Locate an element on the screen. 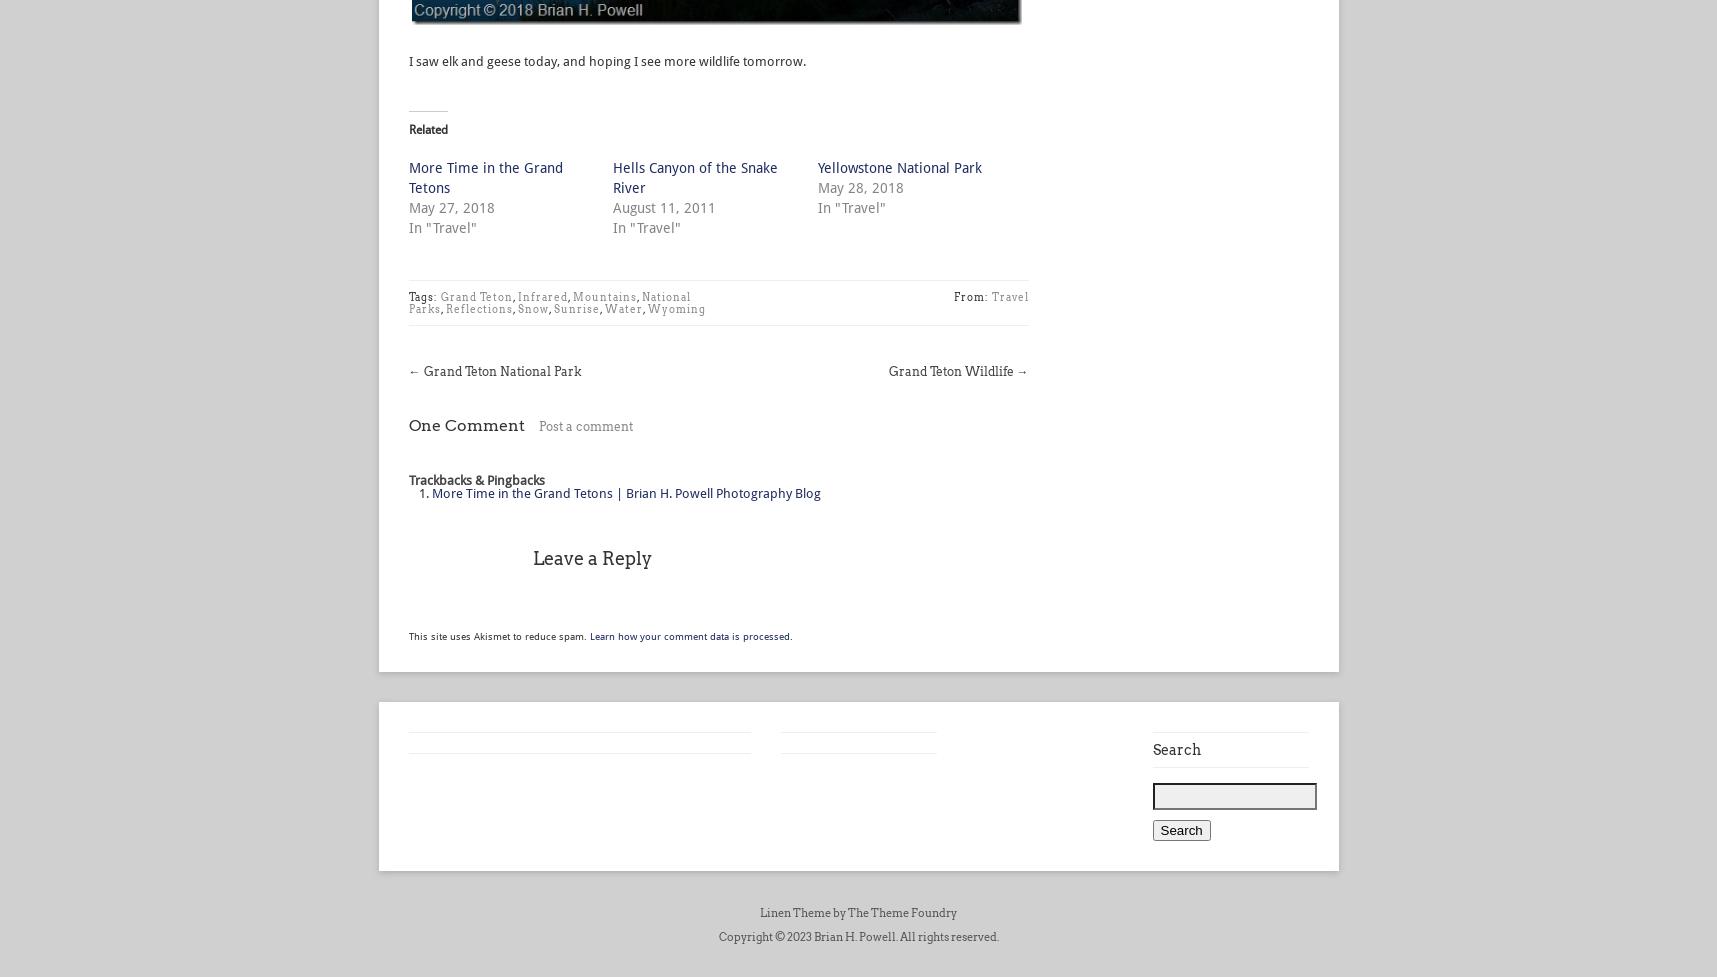  'I saw elk and geese today, and hoping I see more wildlife tomorrow.' is located at coordinates (605, 61).